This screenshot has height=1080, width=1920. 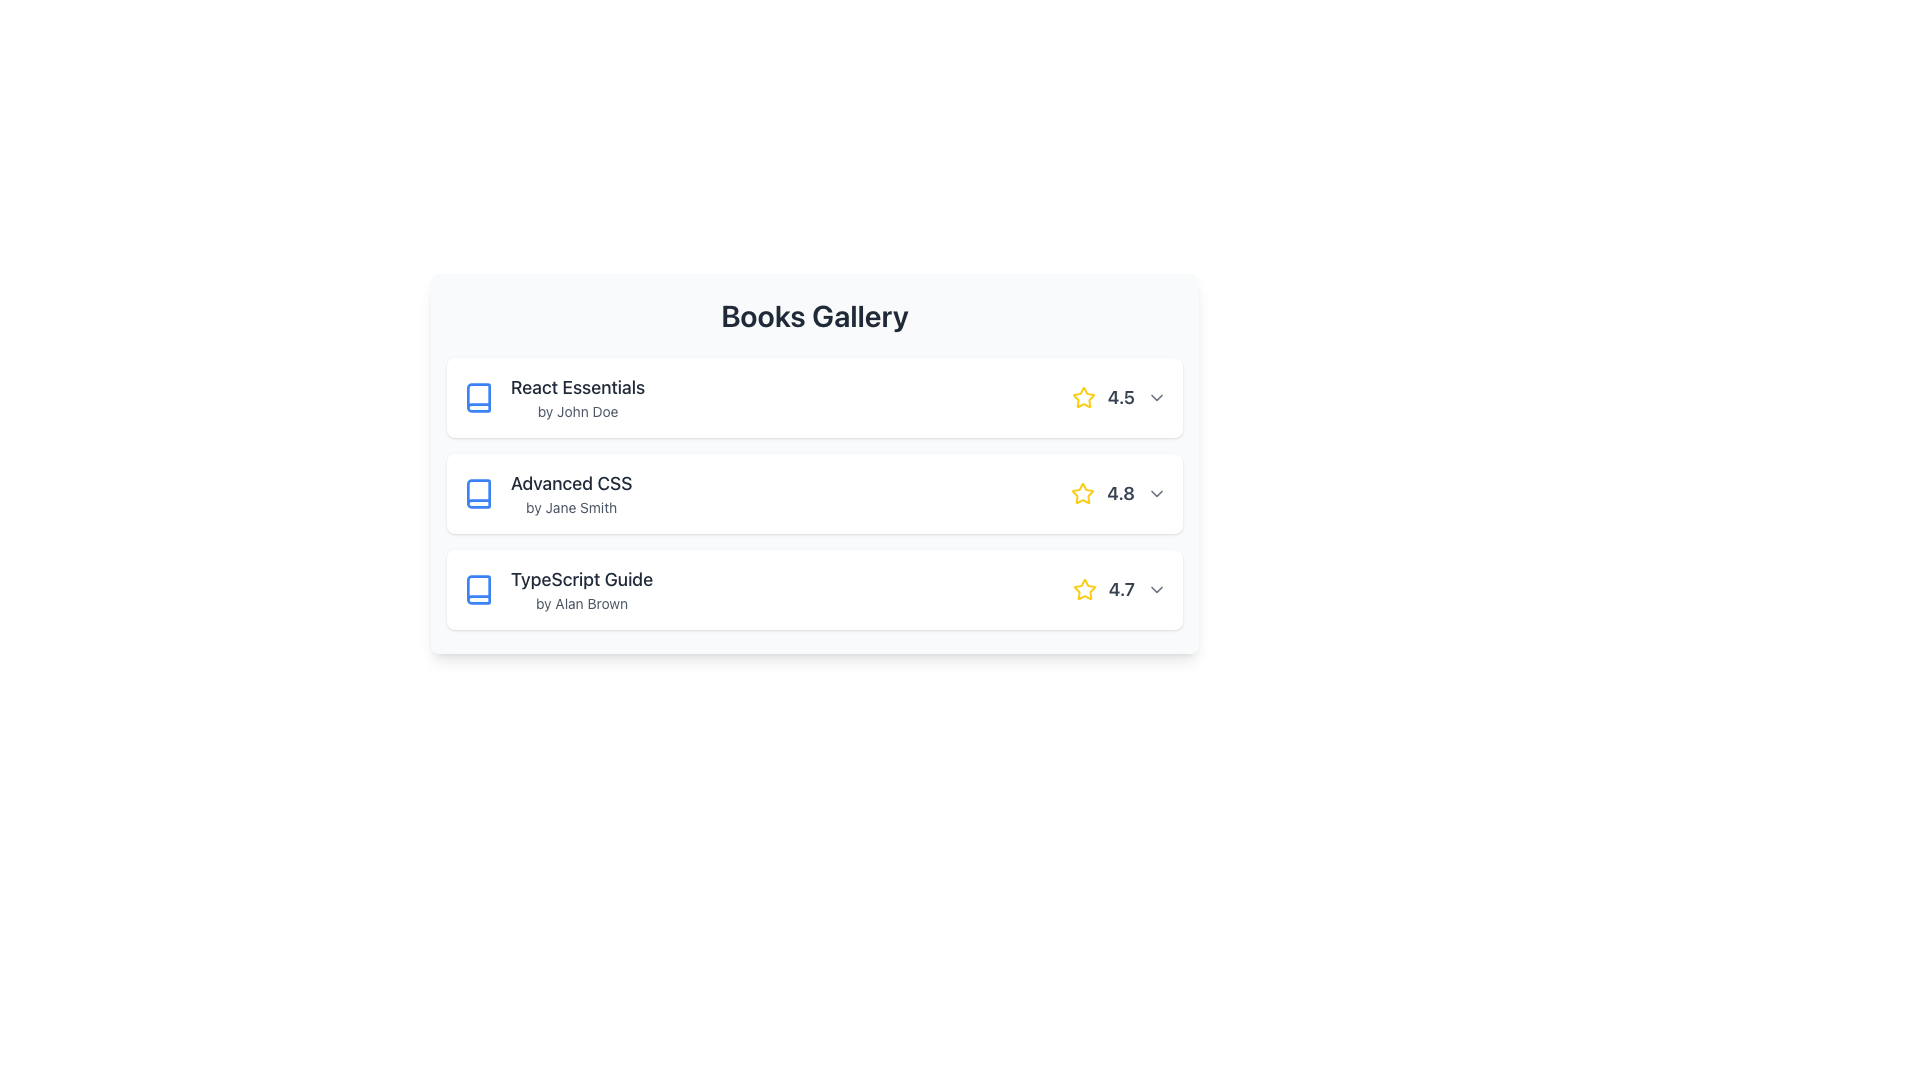 I want to click on the blue outlined book icon located beside the text 'TypeScript Guide' and 'by Alan Brown' within the third item of a list, so click(x=478, y=589).